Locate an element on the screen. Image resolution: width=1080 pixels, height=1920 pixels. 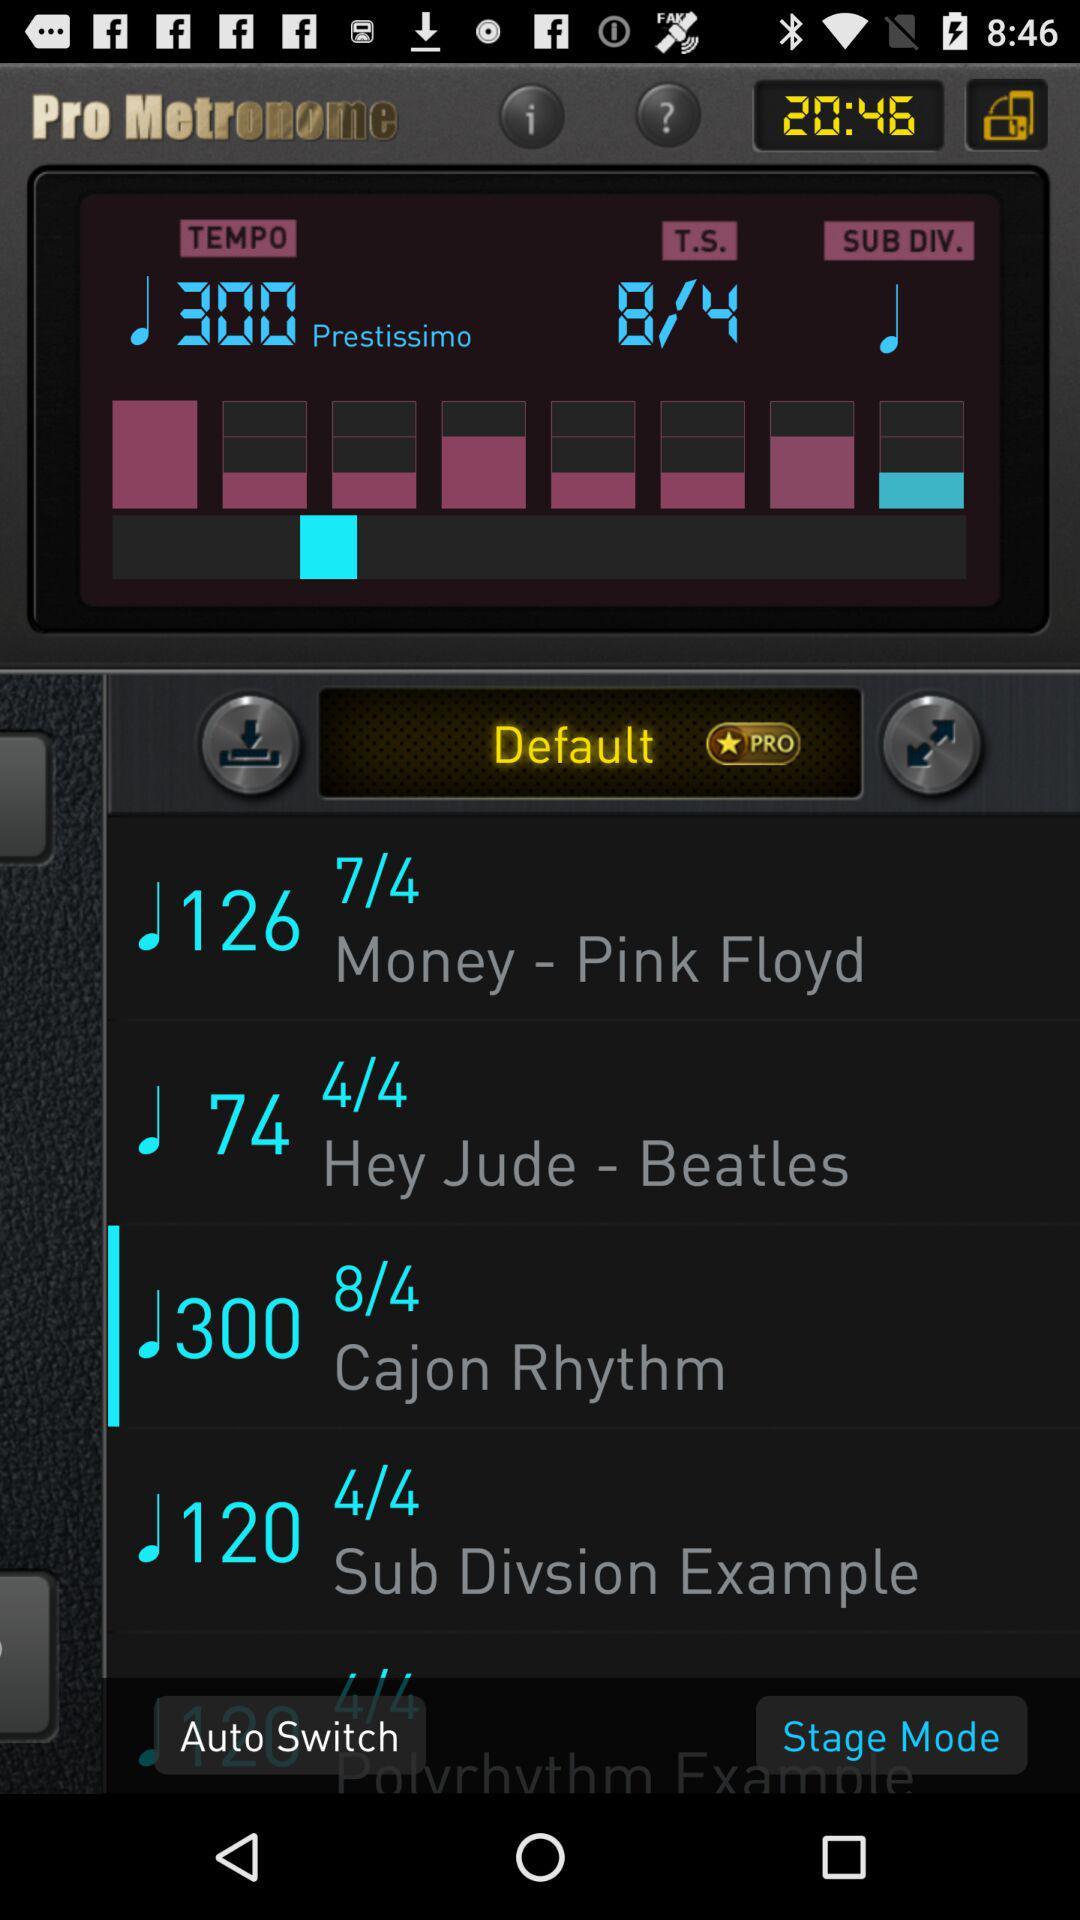
the help icon is located at coordinates (667, 123).